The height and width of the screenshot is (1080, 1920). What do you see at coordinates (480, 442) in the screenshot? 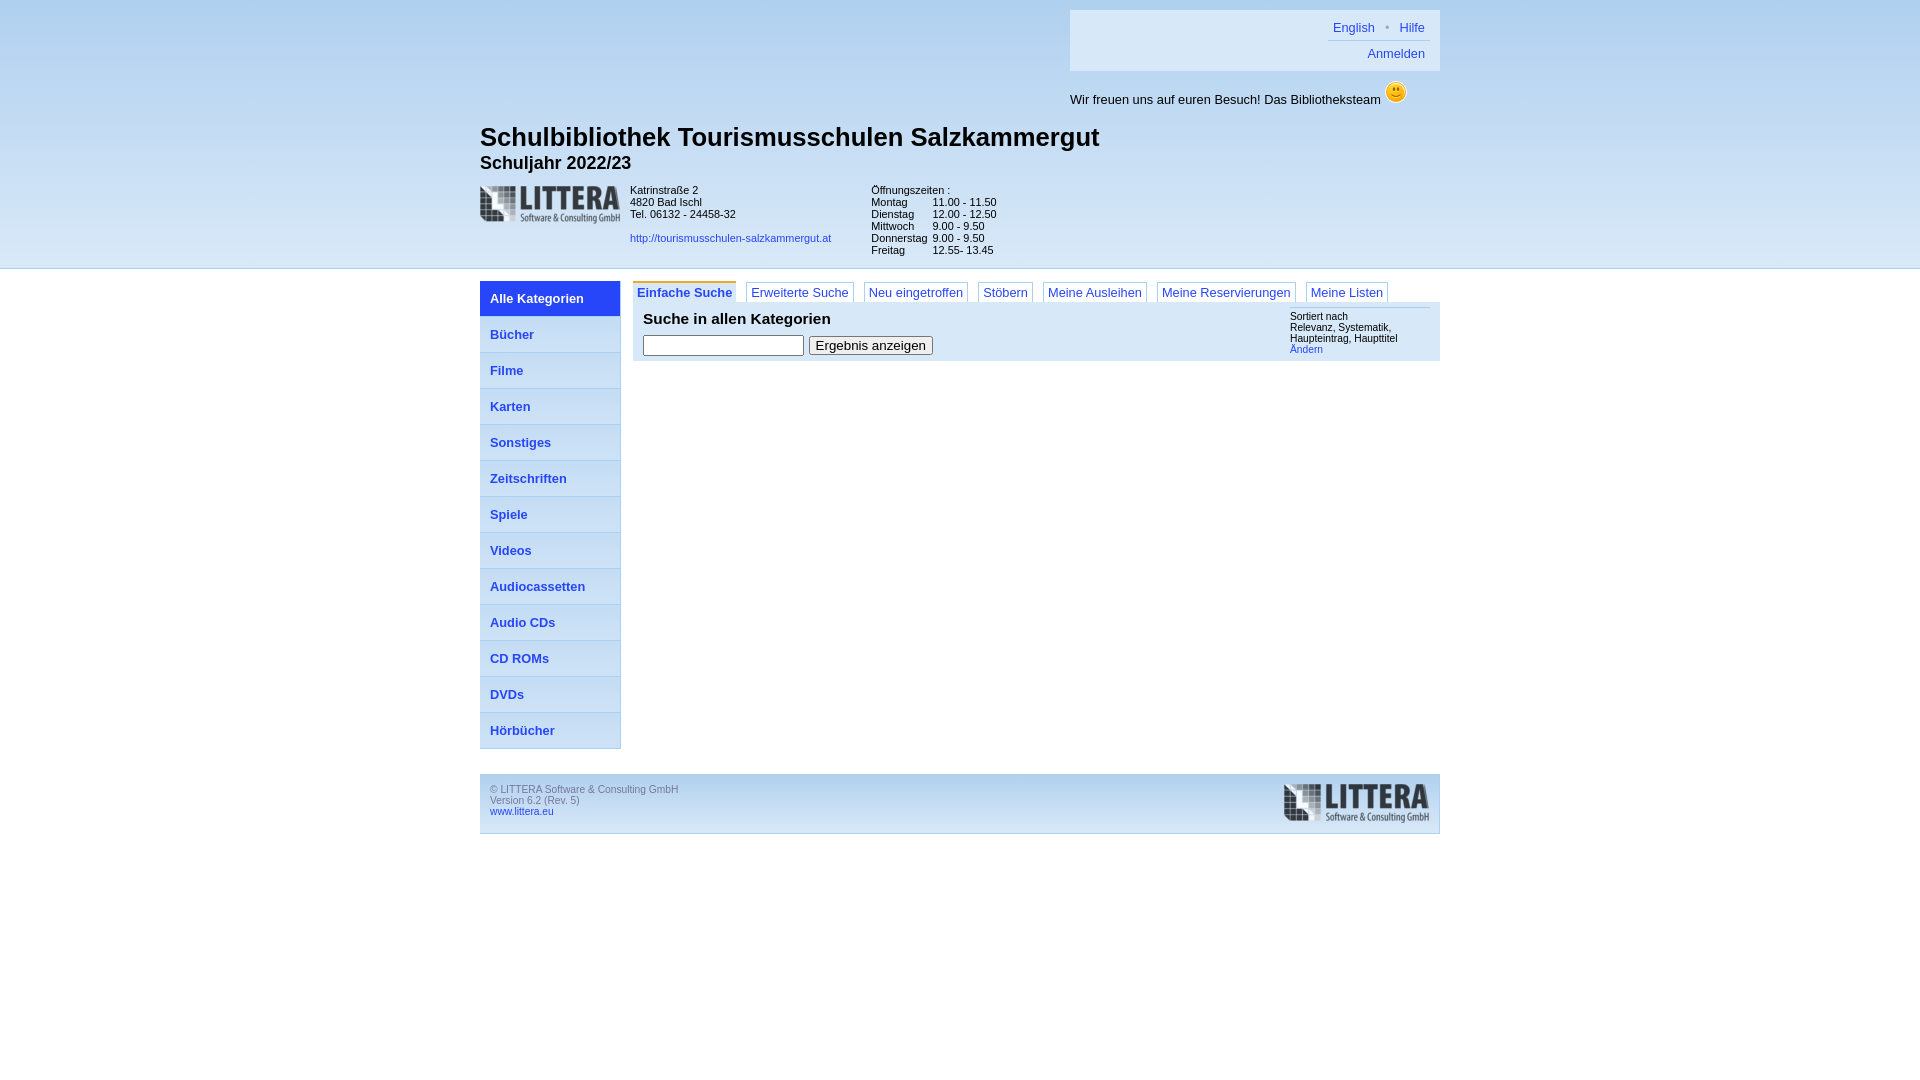
I see `'Sonstiges'` at bounding box center [480, 442].